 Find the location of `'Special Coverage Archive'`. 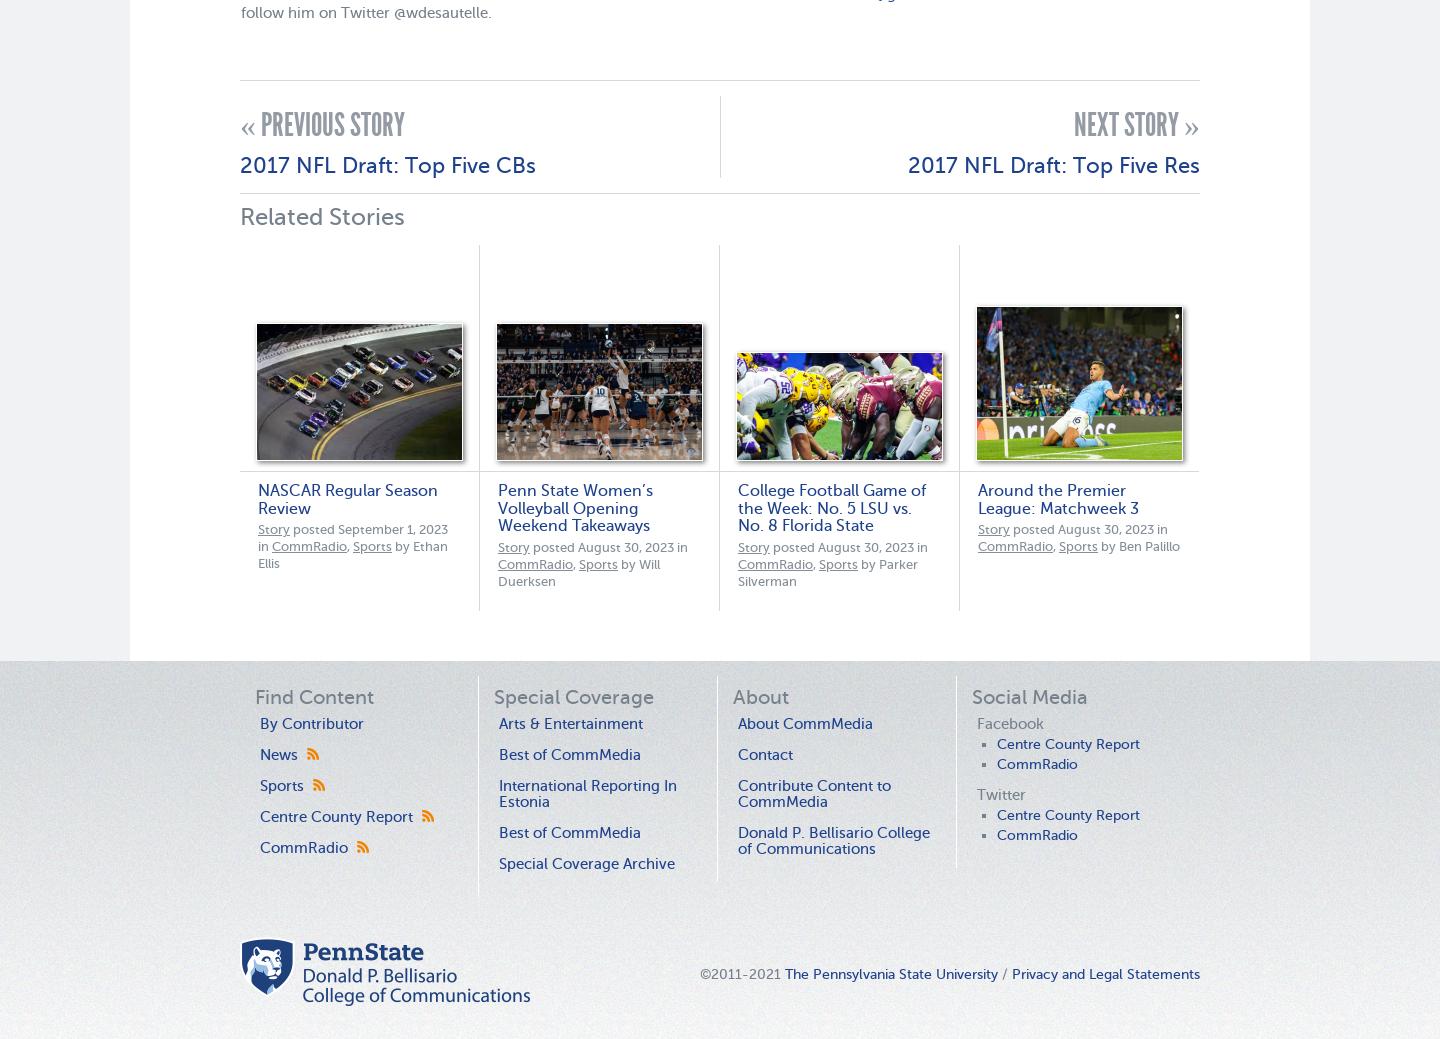

'Special Coverage Archive' is located at coordinates (586, 863).